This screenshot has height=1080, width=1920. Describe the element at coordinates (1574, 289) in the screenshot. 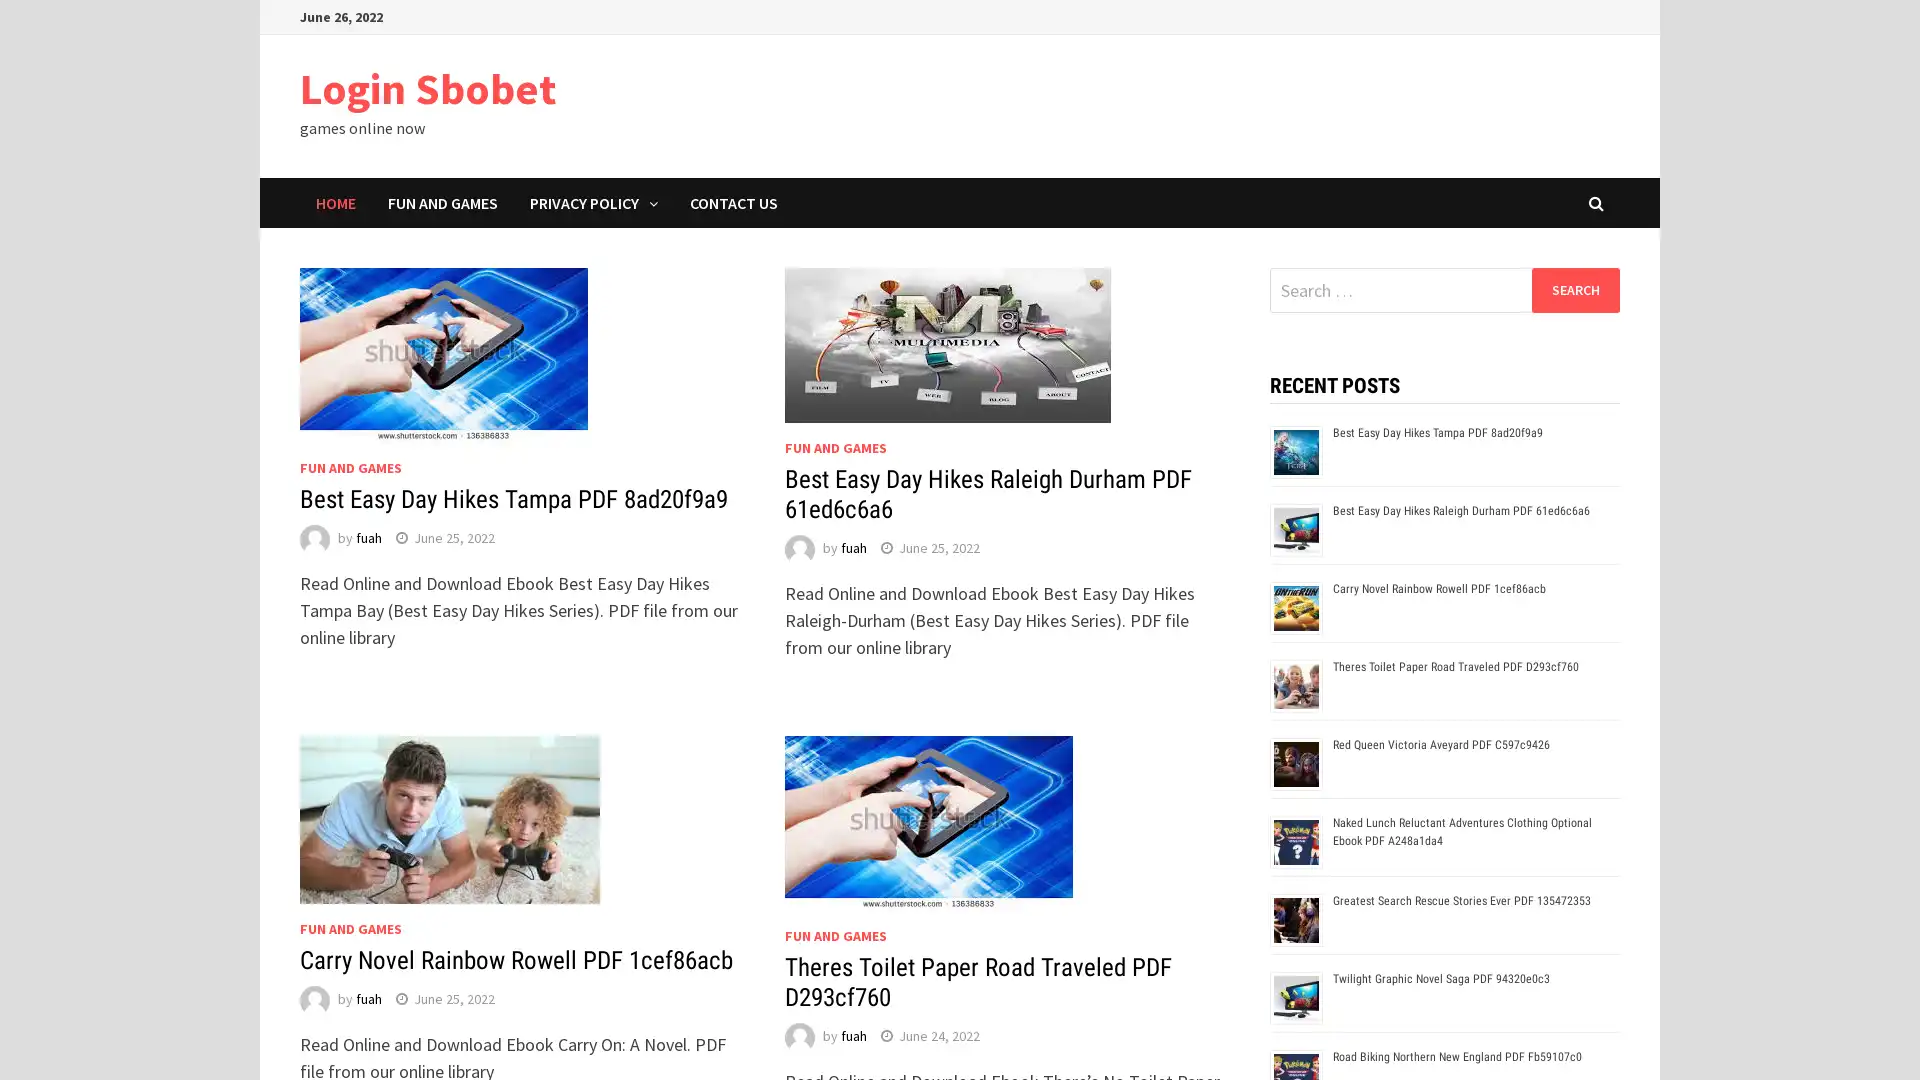

I see `Search` at that location.